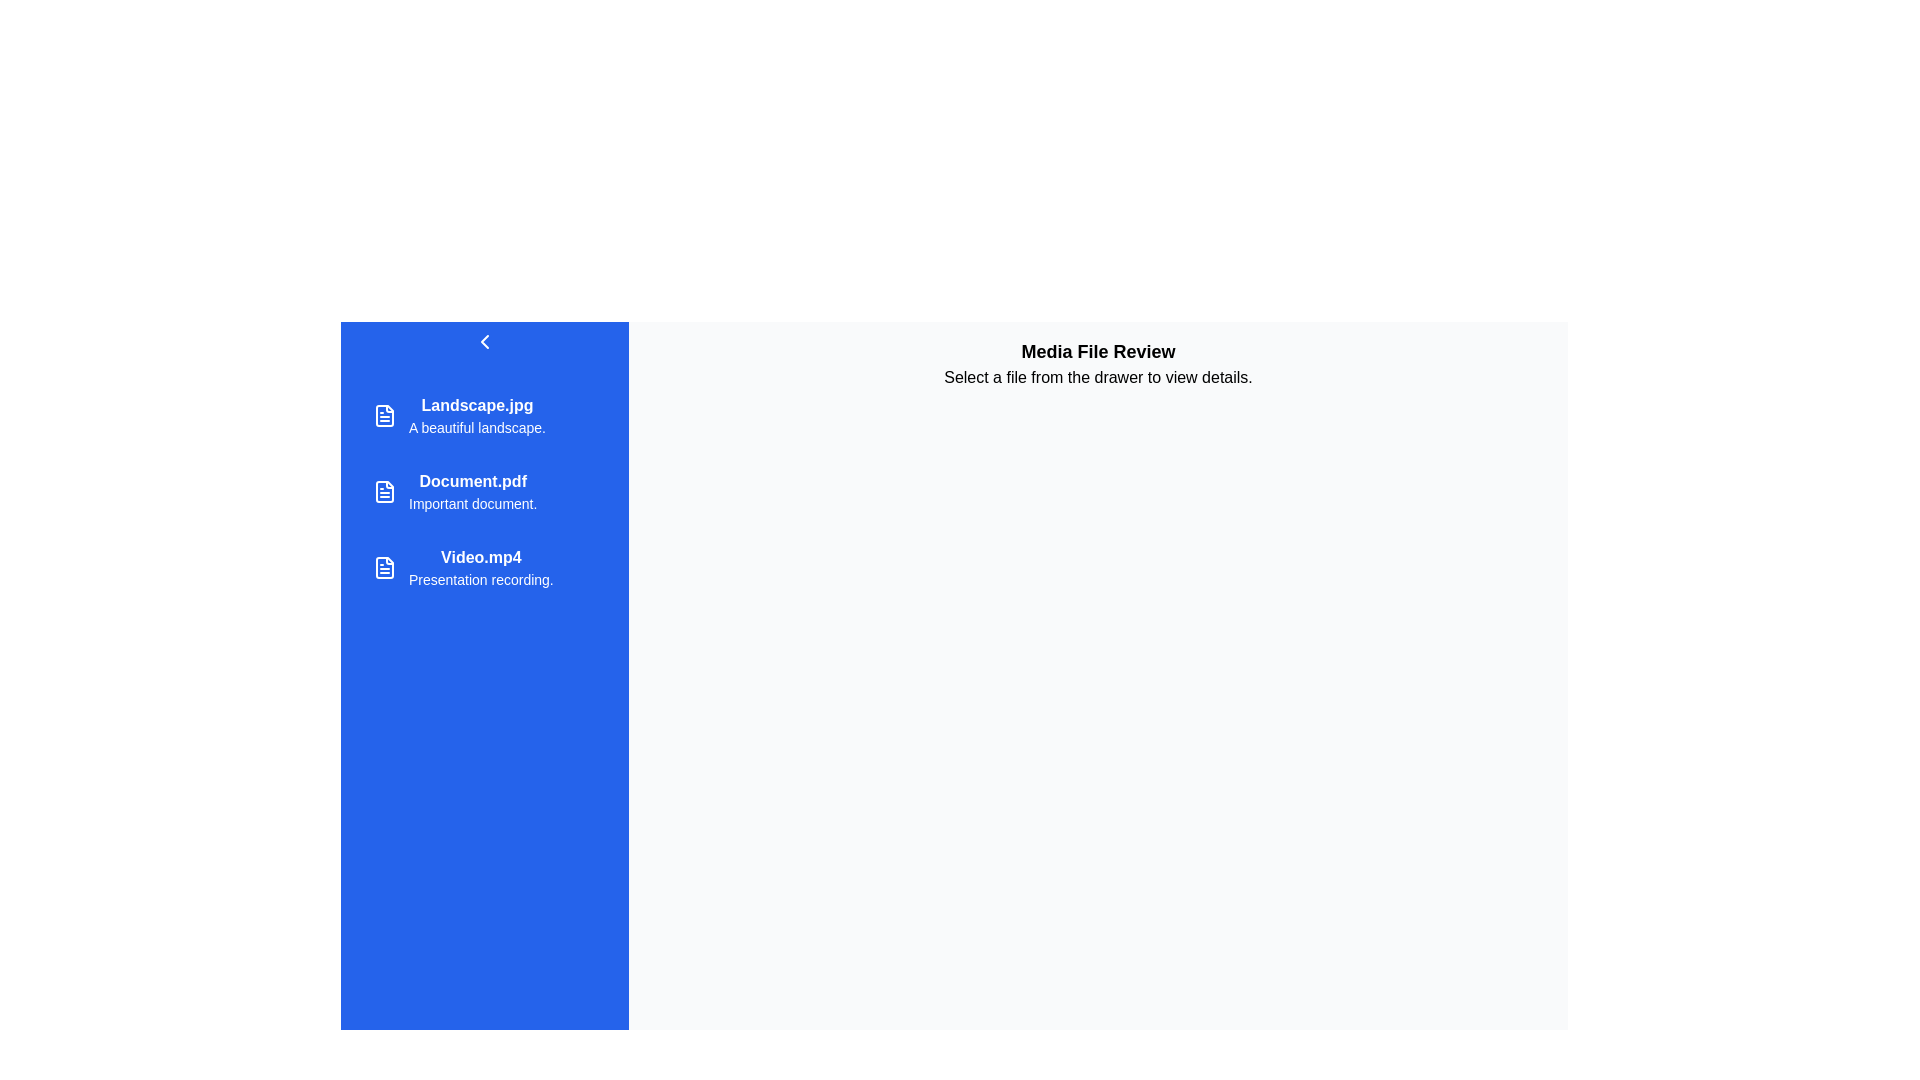  Describe the element at coordinates (484, 492) in the screenshot. I see `the second item in the vertical list of file entries labeled 'Document.pdf' in the blue sidebar` at that location.